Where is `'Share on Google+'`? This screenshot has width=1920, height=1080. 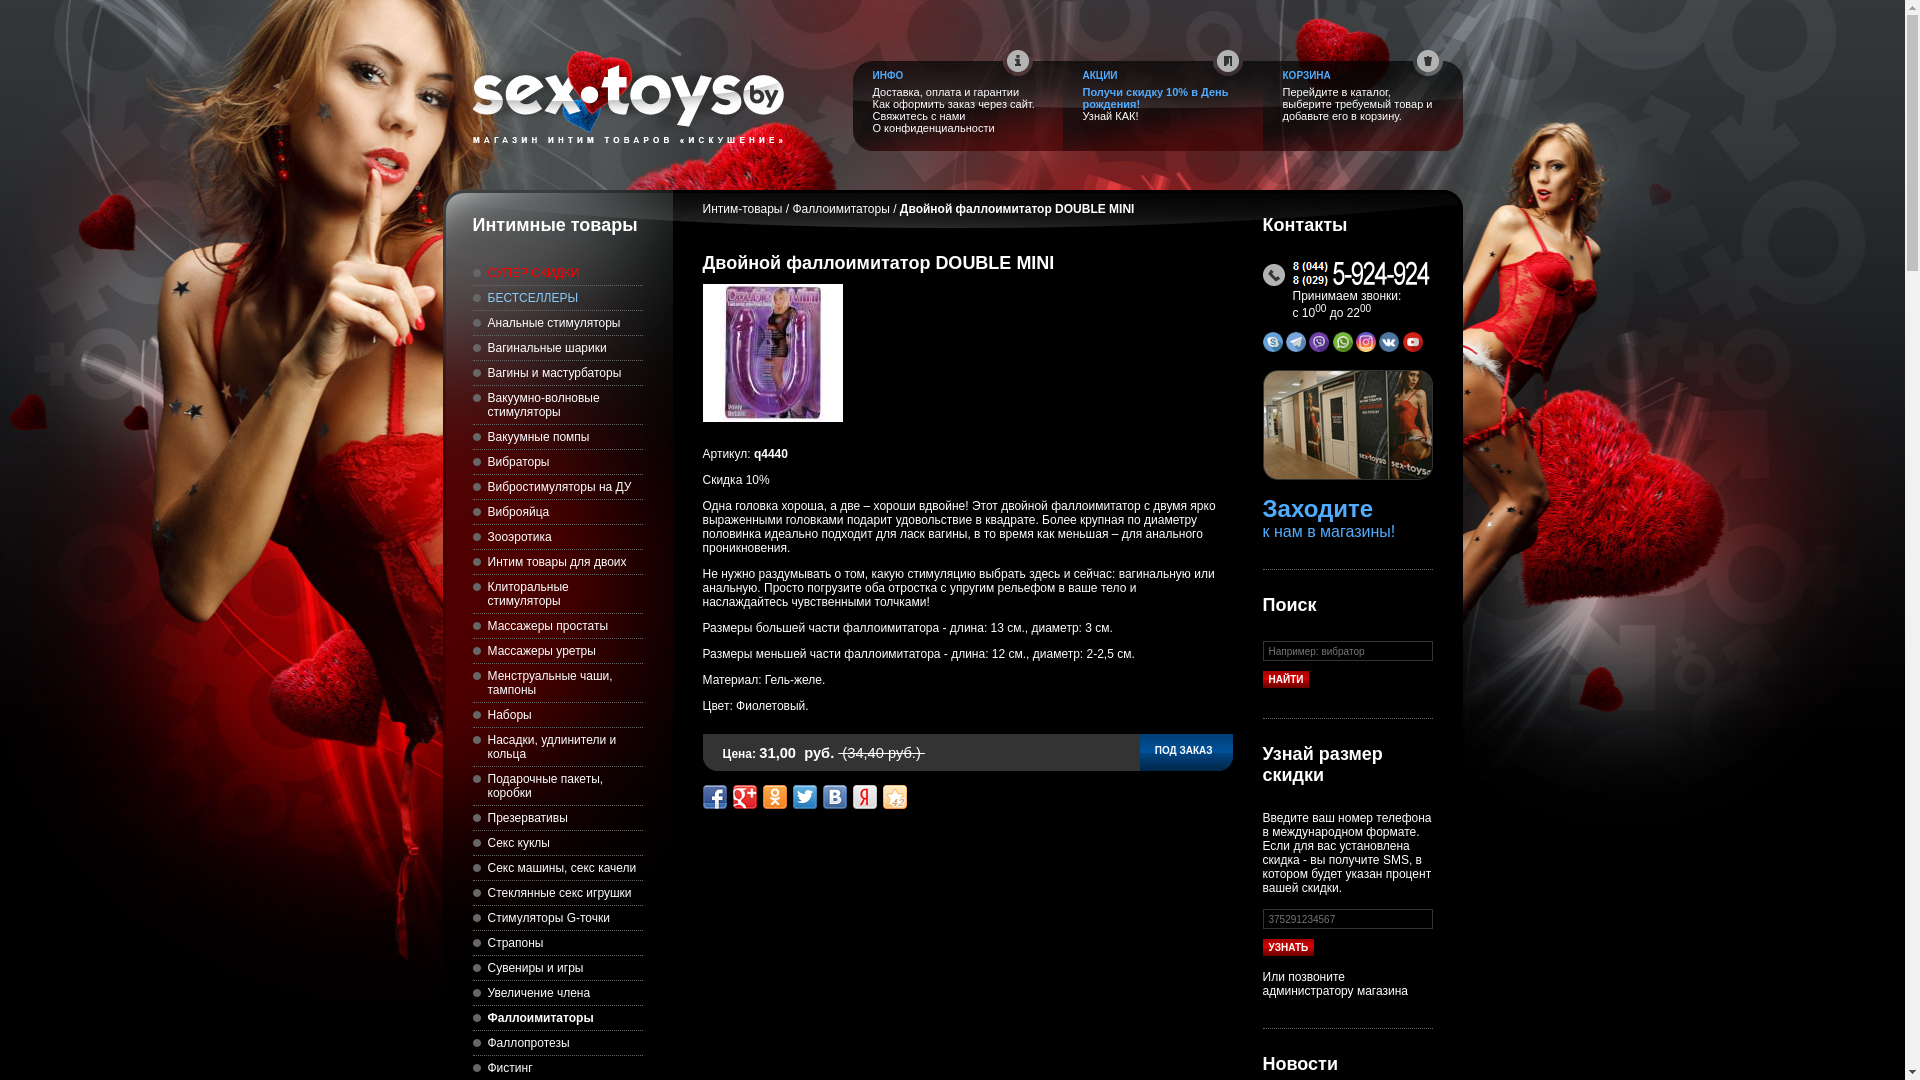
'Share on Google+' is located at coordinates (743, 796).